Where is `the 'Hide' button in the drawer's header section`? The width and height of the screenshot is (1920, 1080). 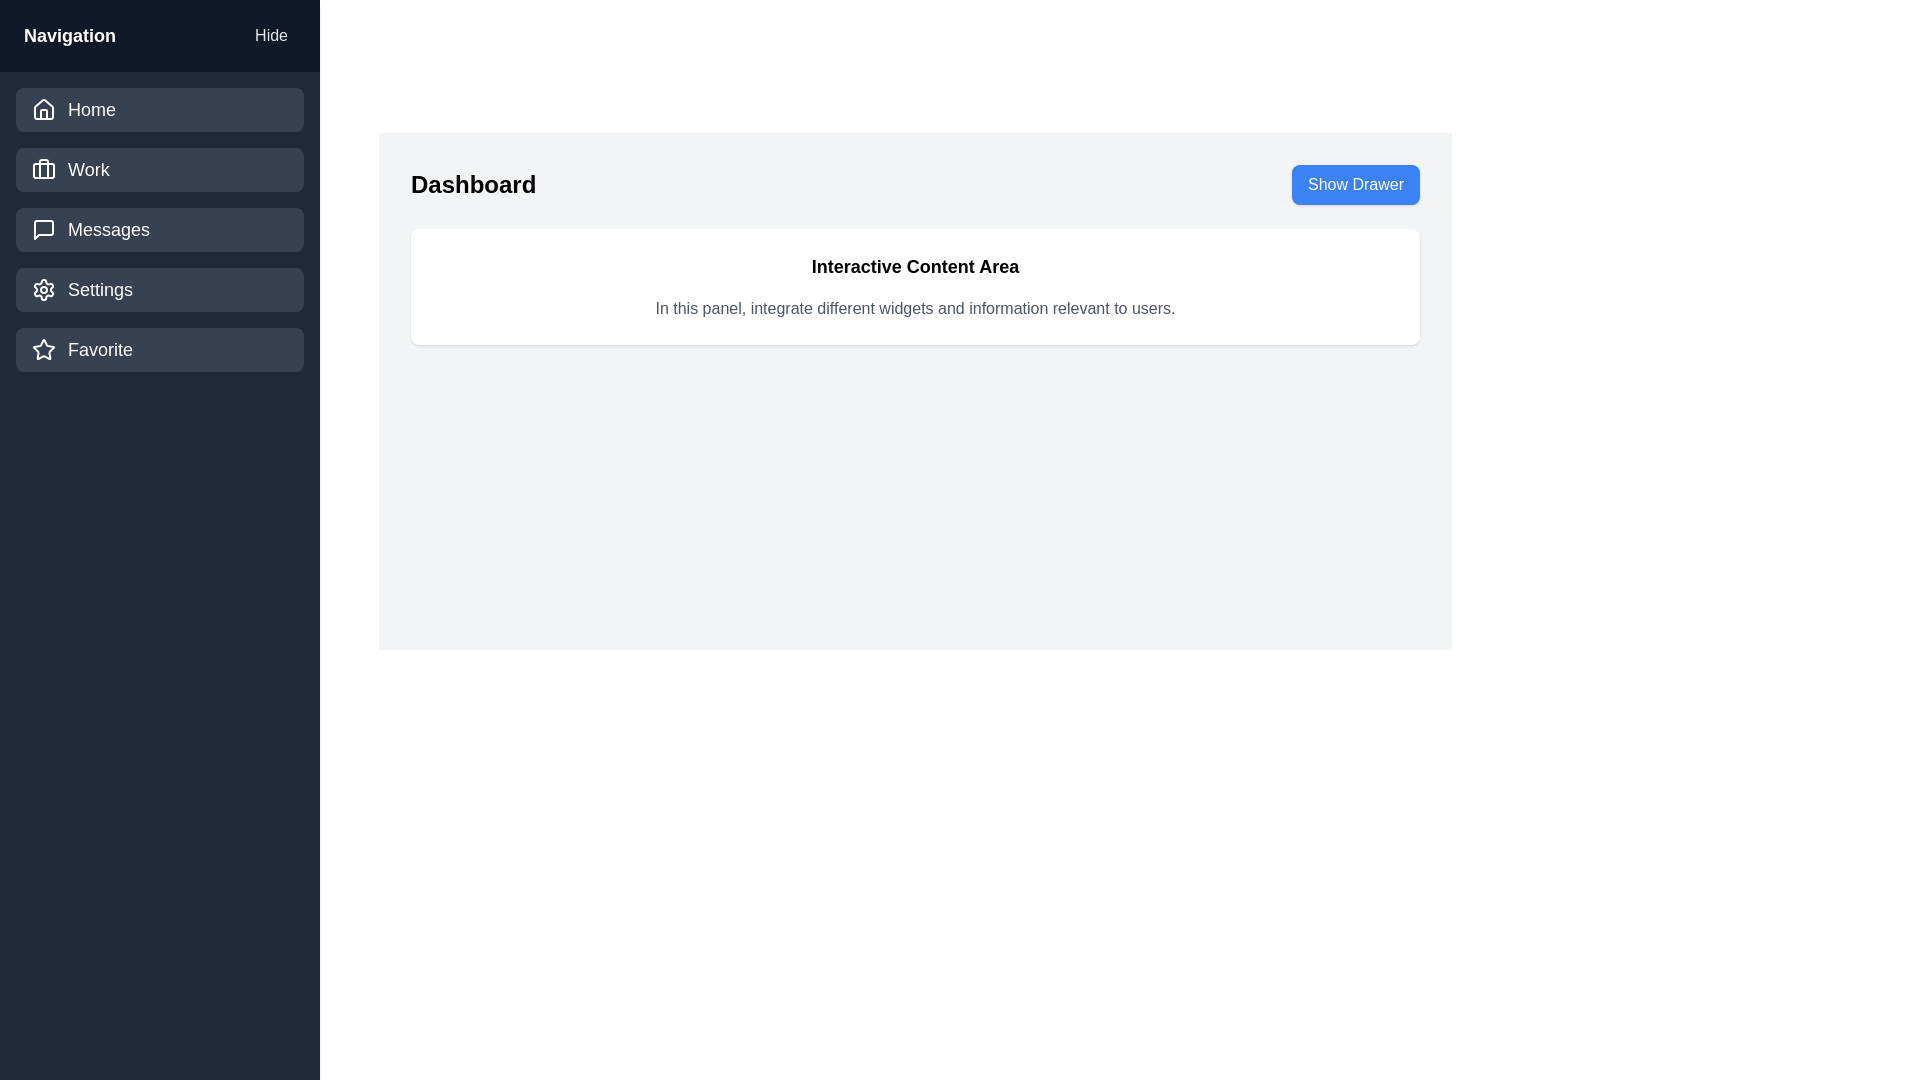 the 'Hide' button in the drawer's header section is located at coordinates (269, 35).